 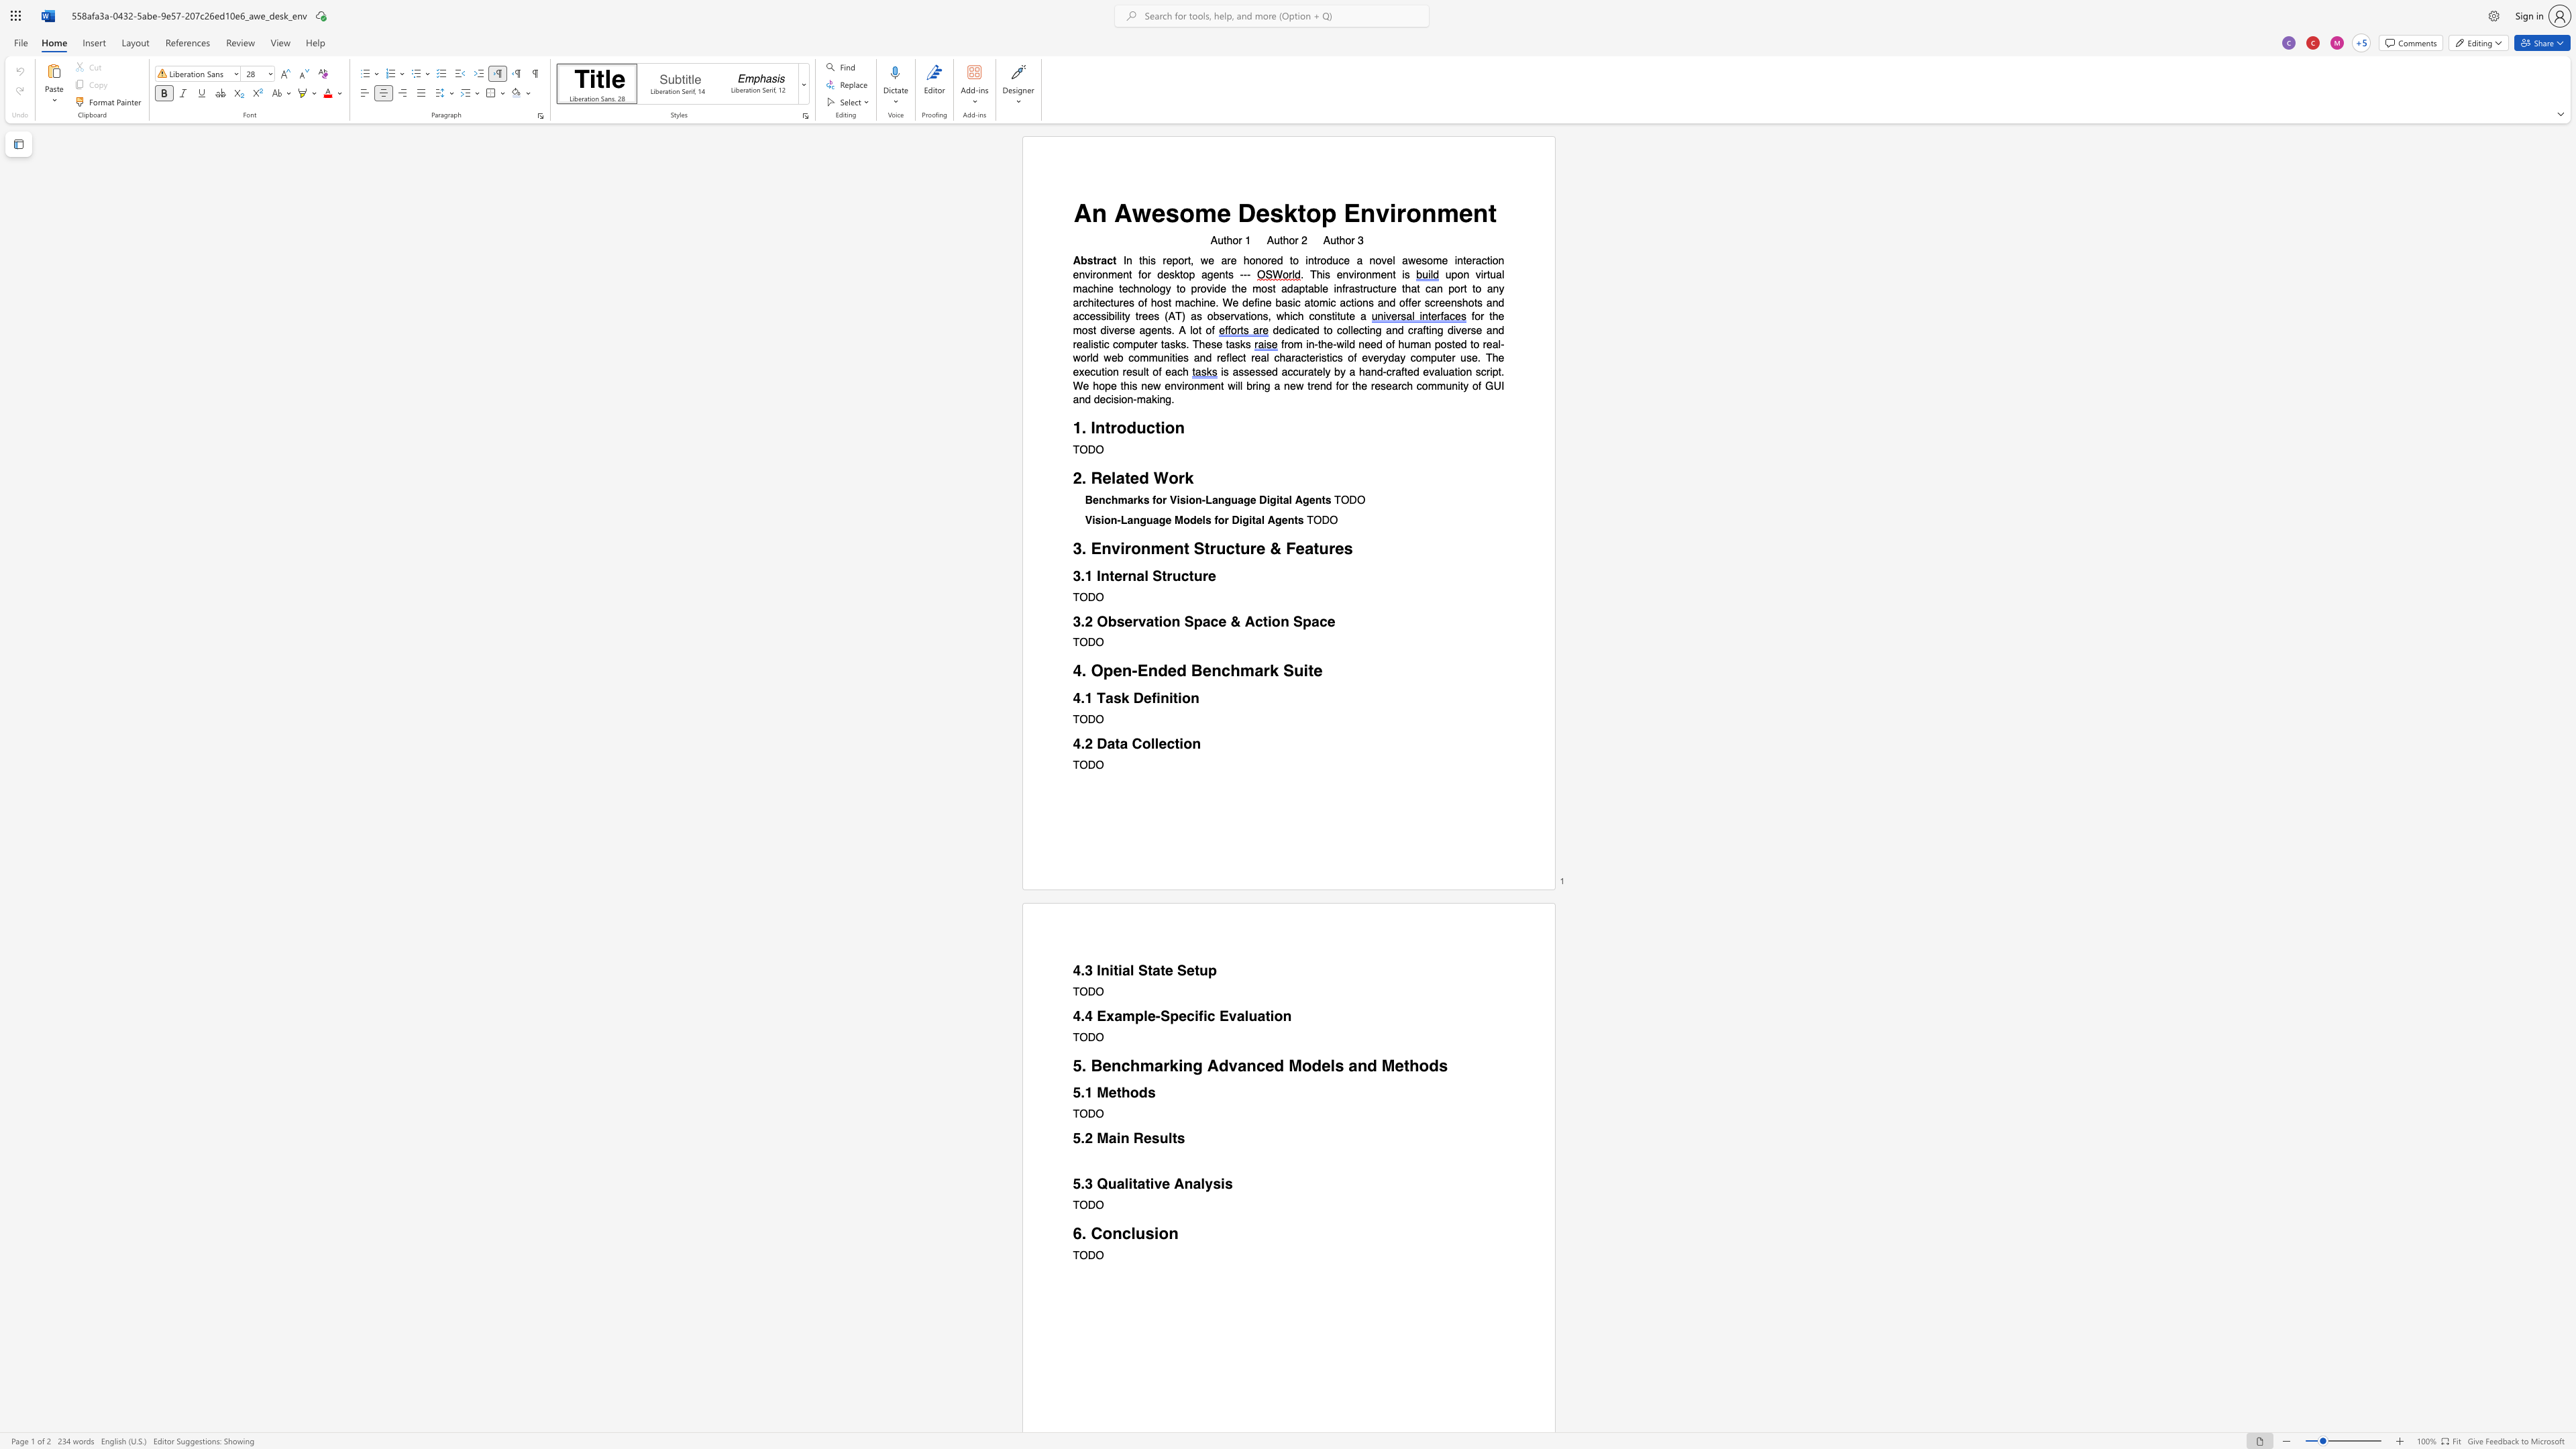 What do you see at coordinates (1365, 274) in the screenshot?
I see `the subset text "nm" within the text ". This environment is"` at bounding box center [1365, 274].